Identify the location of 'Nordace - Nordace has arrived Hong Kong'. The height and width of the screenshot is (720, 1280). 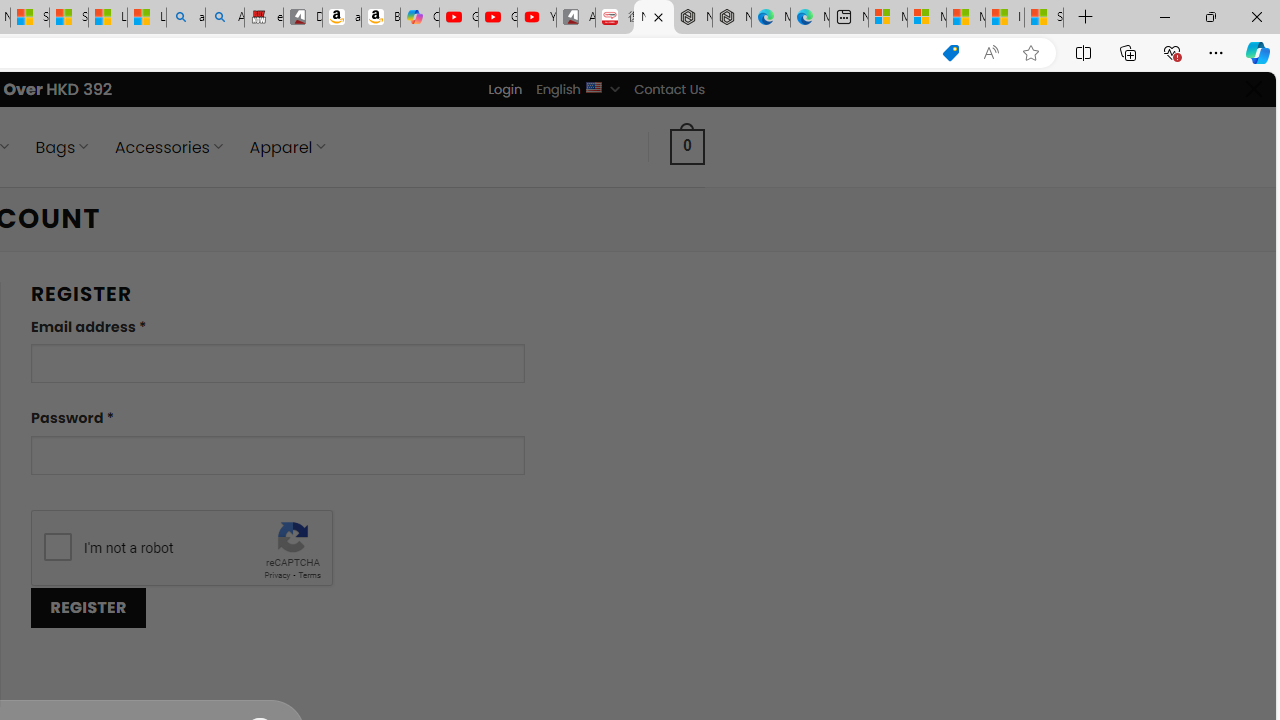
(731, 17).